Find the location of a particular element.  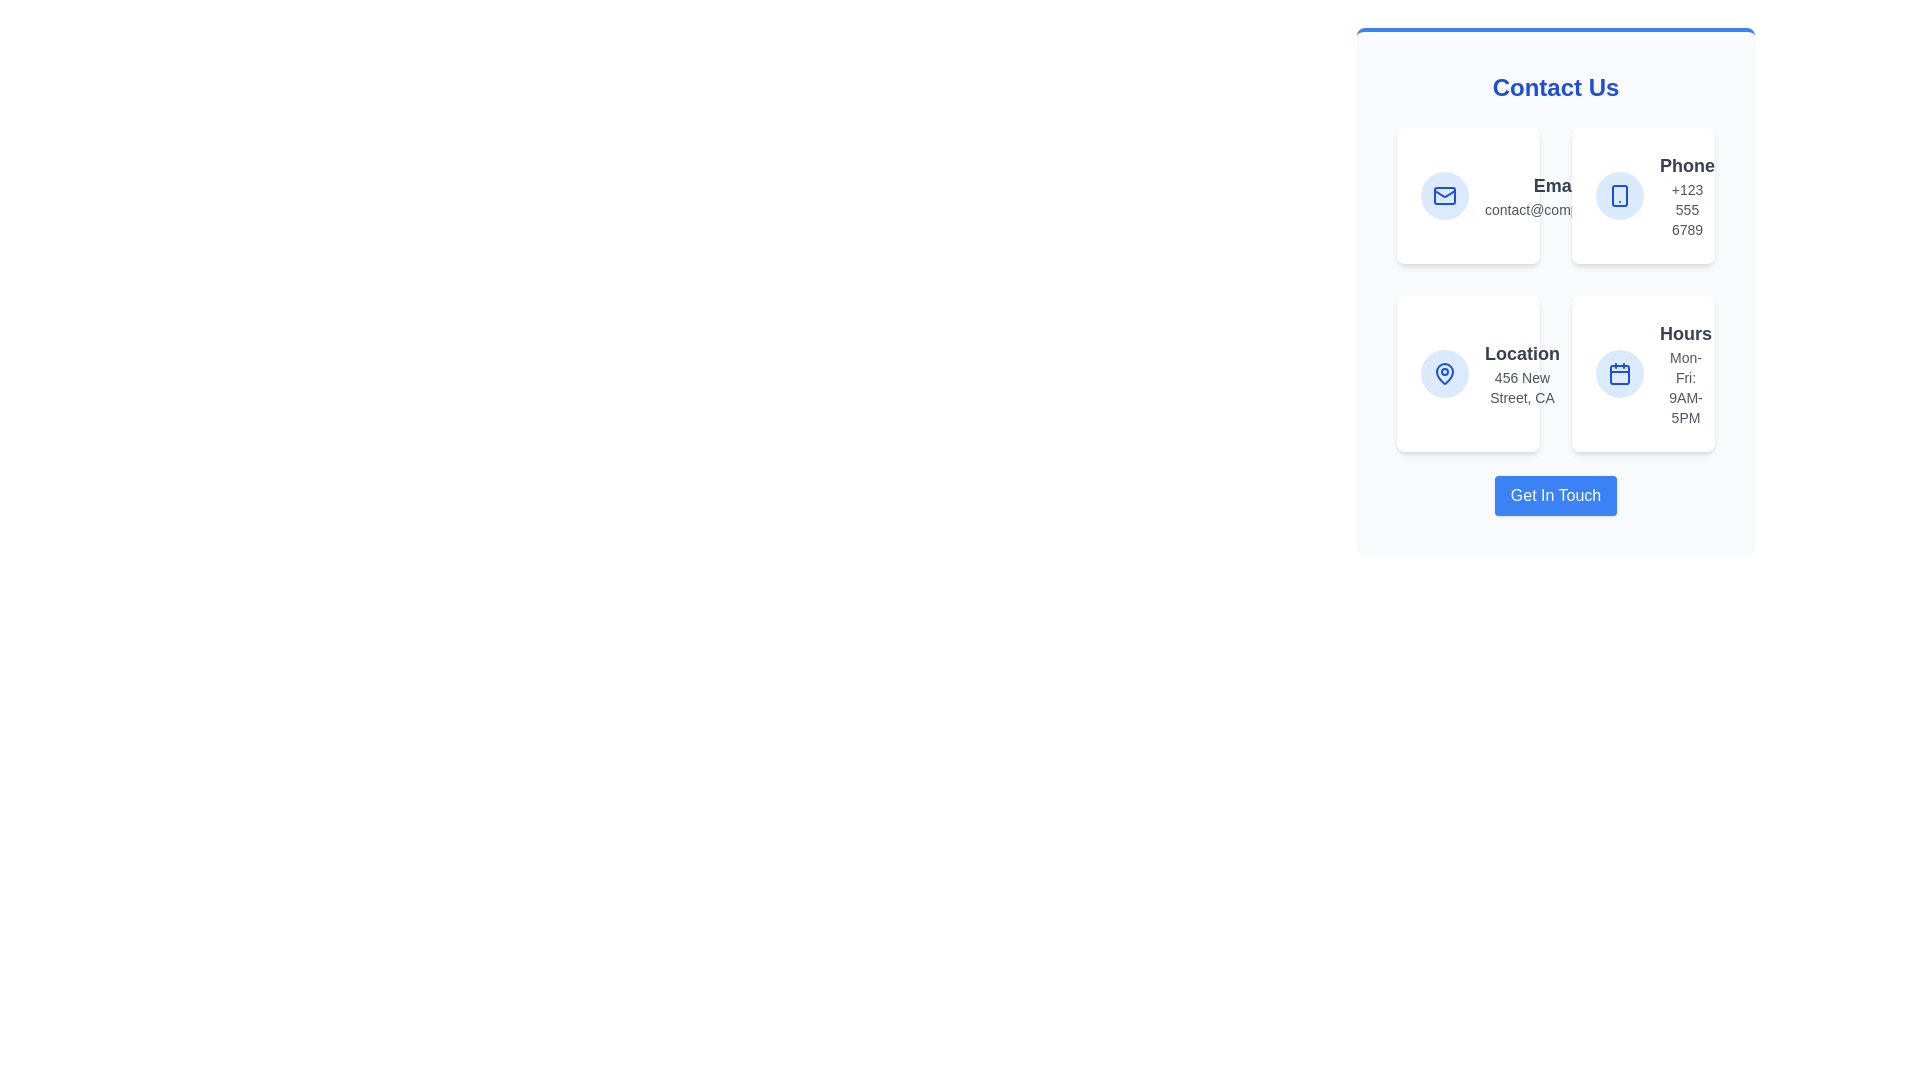

the circular badge with a blue envelope icon inside, located in the 'Contact Us' section under the title 'Contact Us' and next to the text 'Email contact@company.com' is located at coordinates (1444, 196).